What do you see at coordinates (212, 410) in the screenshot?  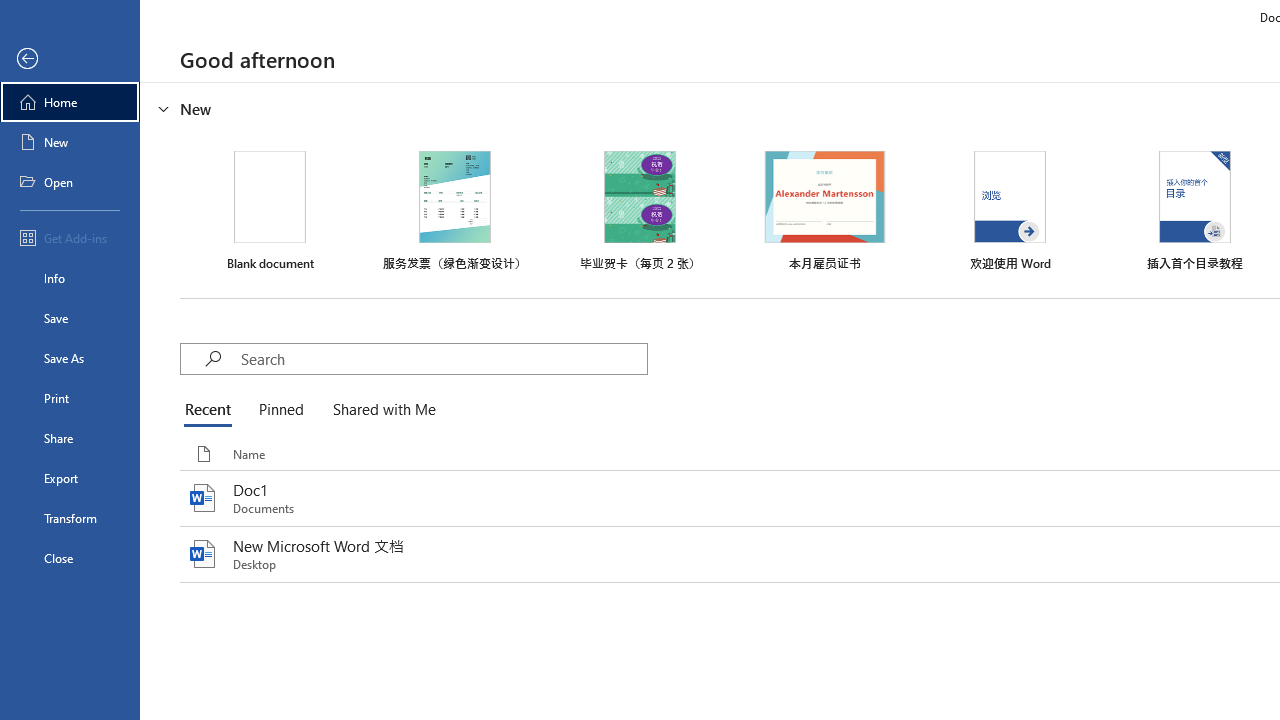 I see `'Recent'` at bounding box center [212, 410].